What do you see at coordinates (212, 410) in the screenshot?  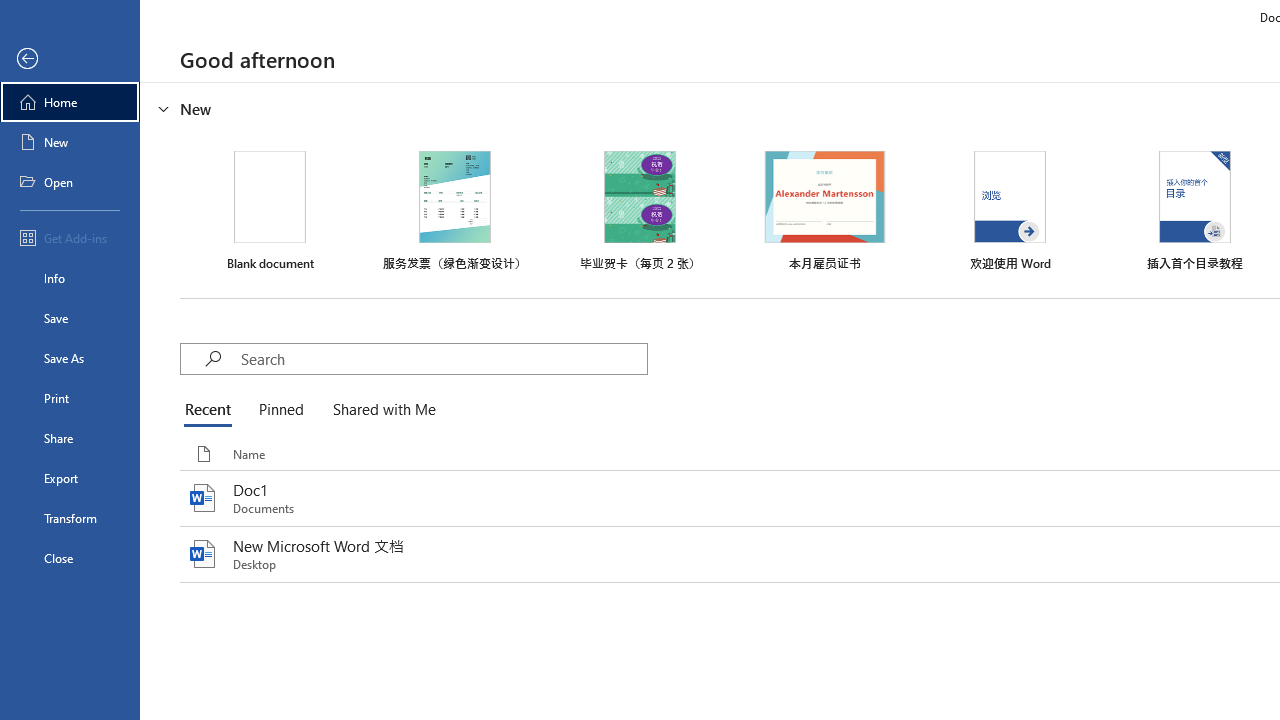 I see `'Recent'` at bounding box center [212, 410].